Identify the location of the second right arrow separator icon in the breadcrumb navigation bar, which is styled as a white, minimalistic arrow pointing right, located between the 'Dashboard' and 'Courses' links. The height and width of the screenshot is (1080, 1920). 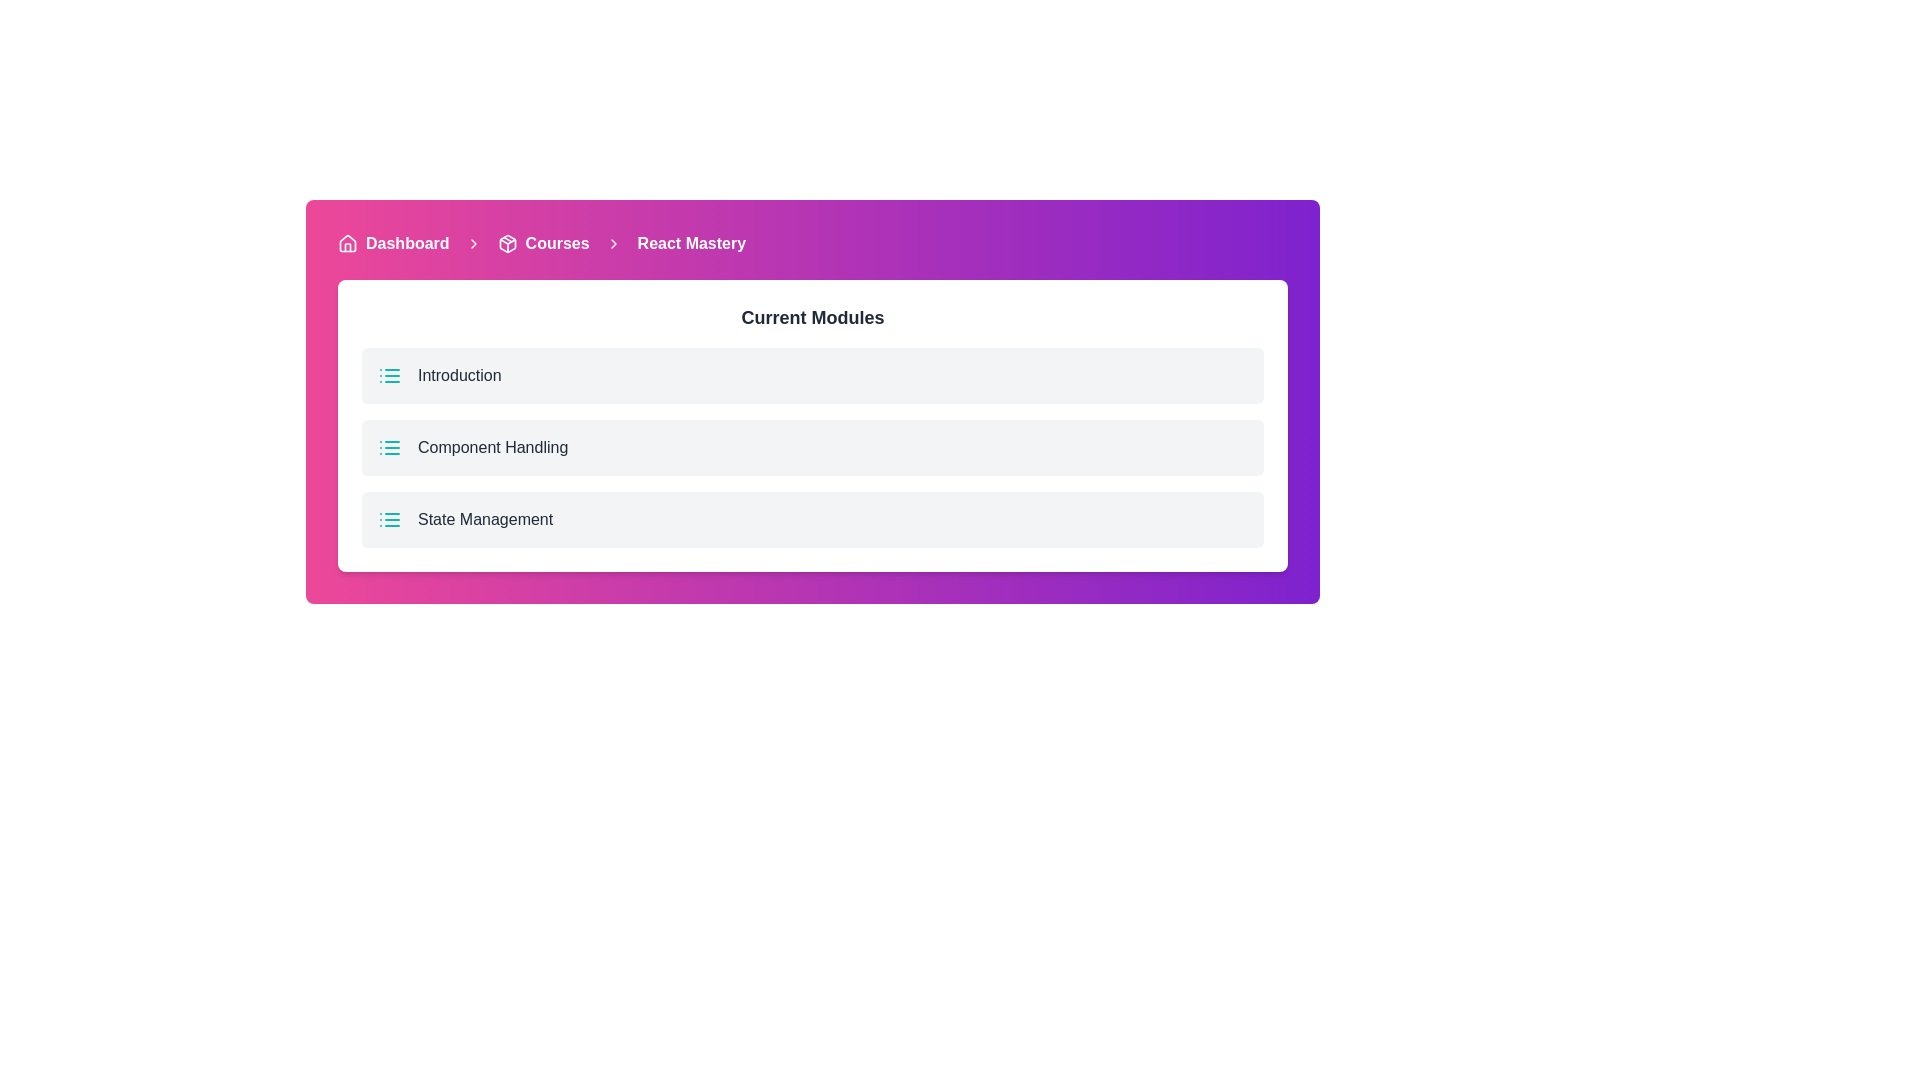
(472, 242).